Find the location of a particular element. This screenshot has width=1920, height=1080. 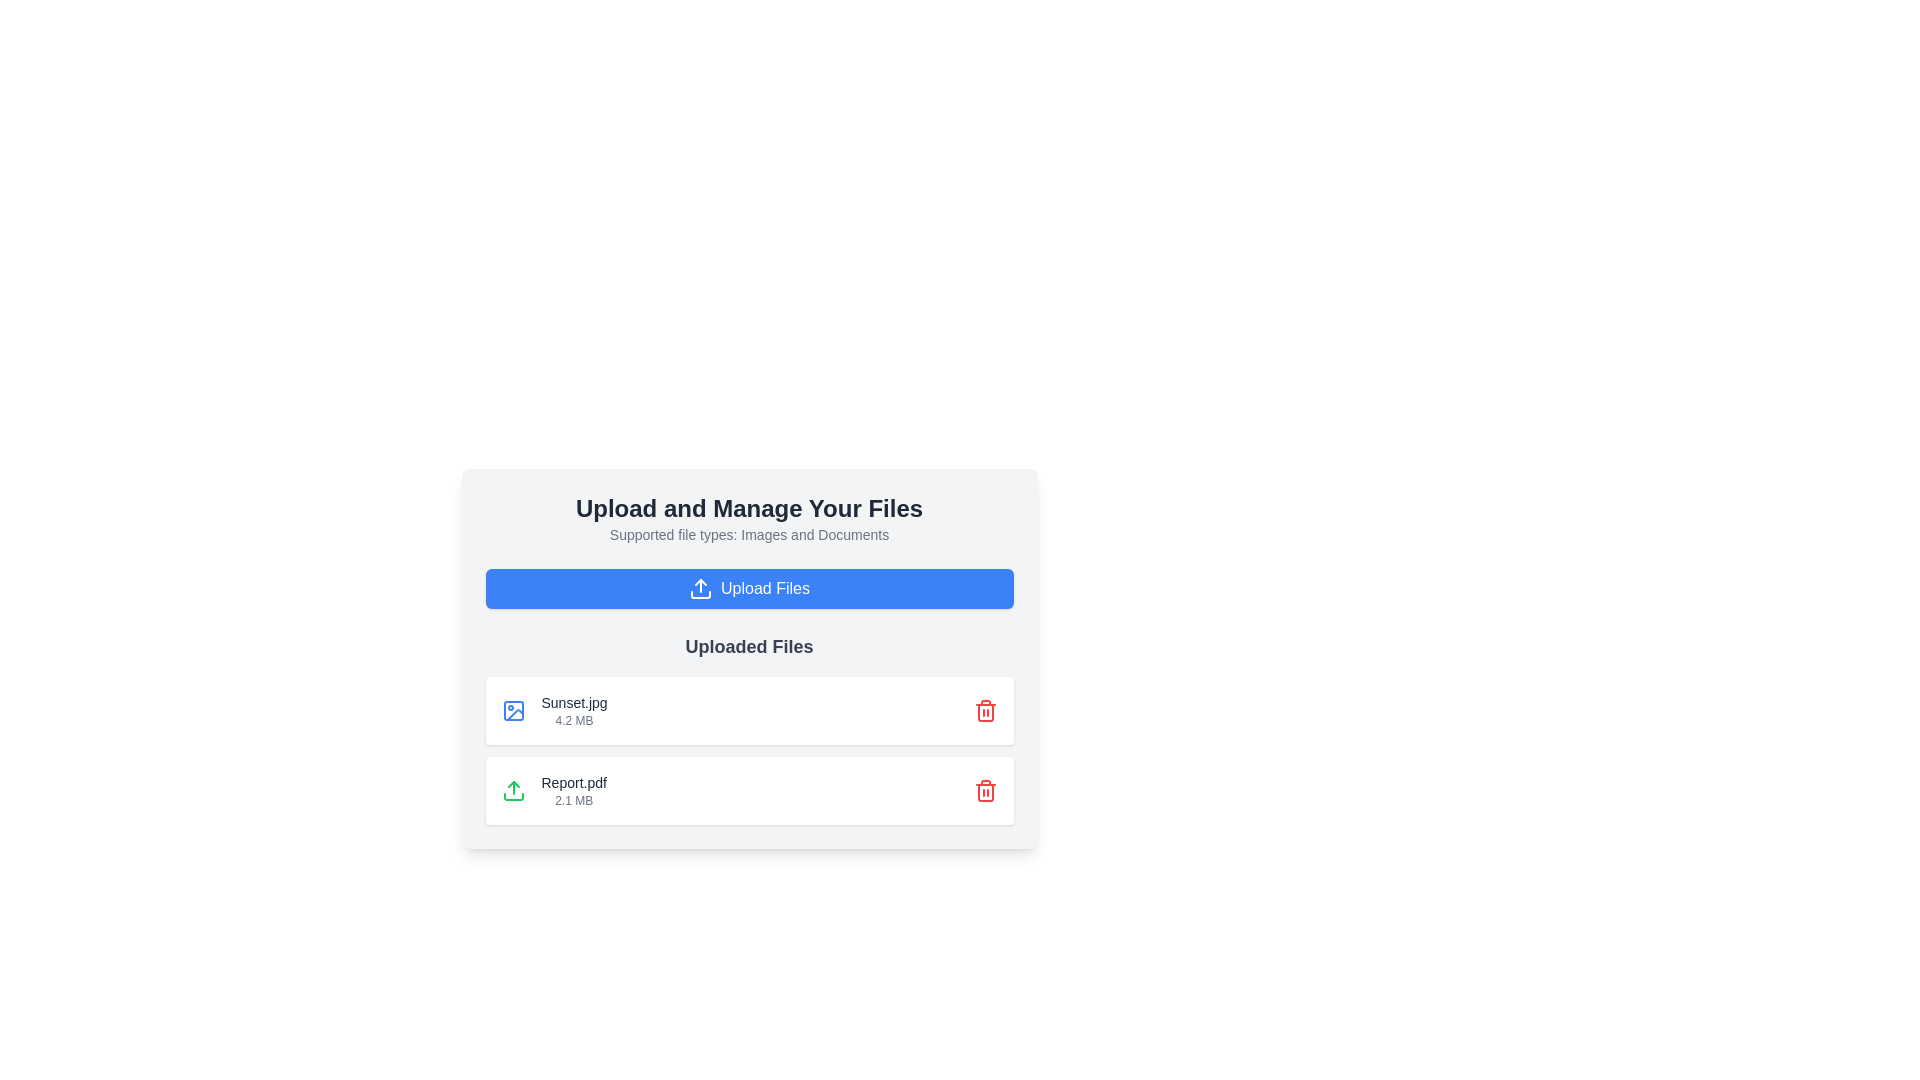

the delete button located at the far right of the bottom file entry next to 'Report.pdf' is located at coordinates (985, 789).